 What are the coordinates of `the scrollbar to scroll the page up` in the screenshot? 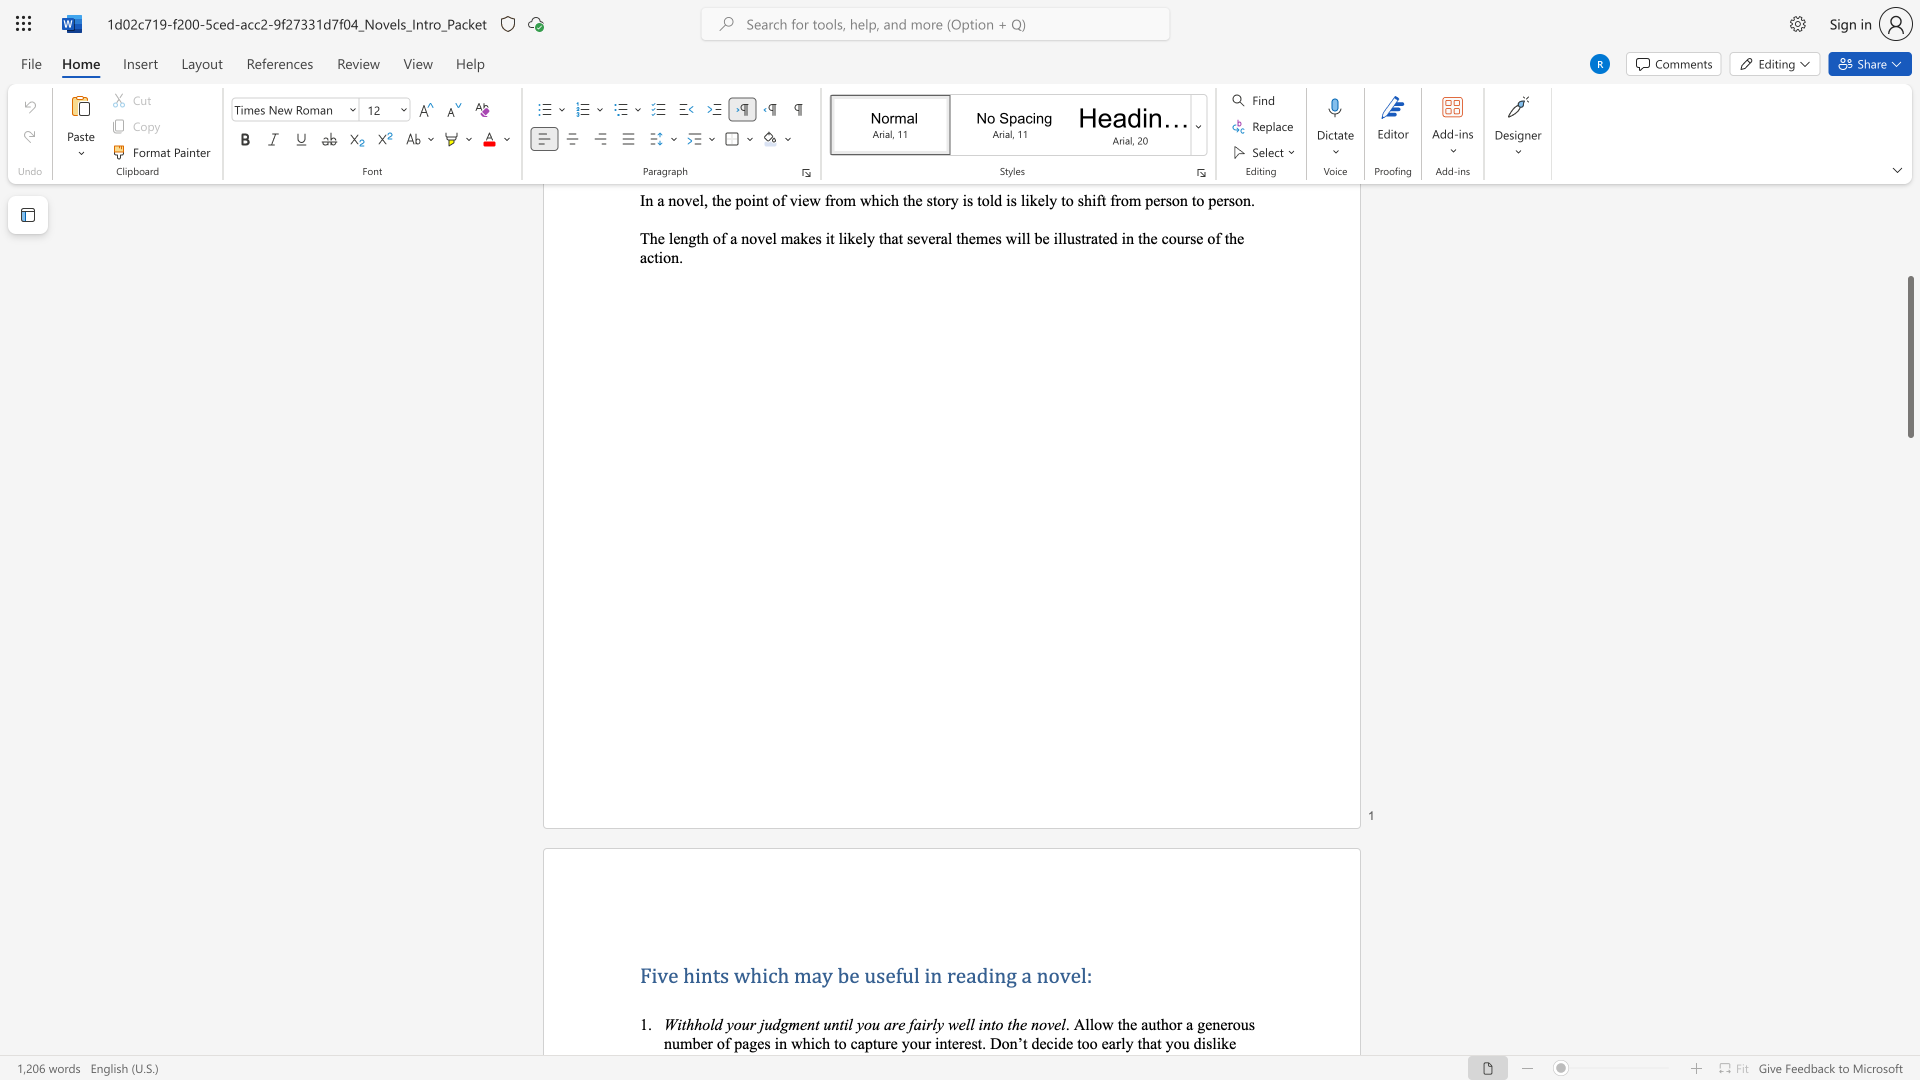 It's located at (1909, 319).